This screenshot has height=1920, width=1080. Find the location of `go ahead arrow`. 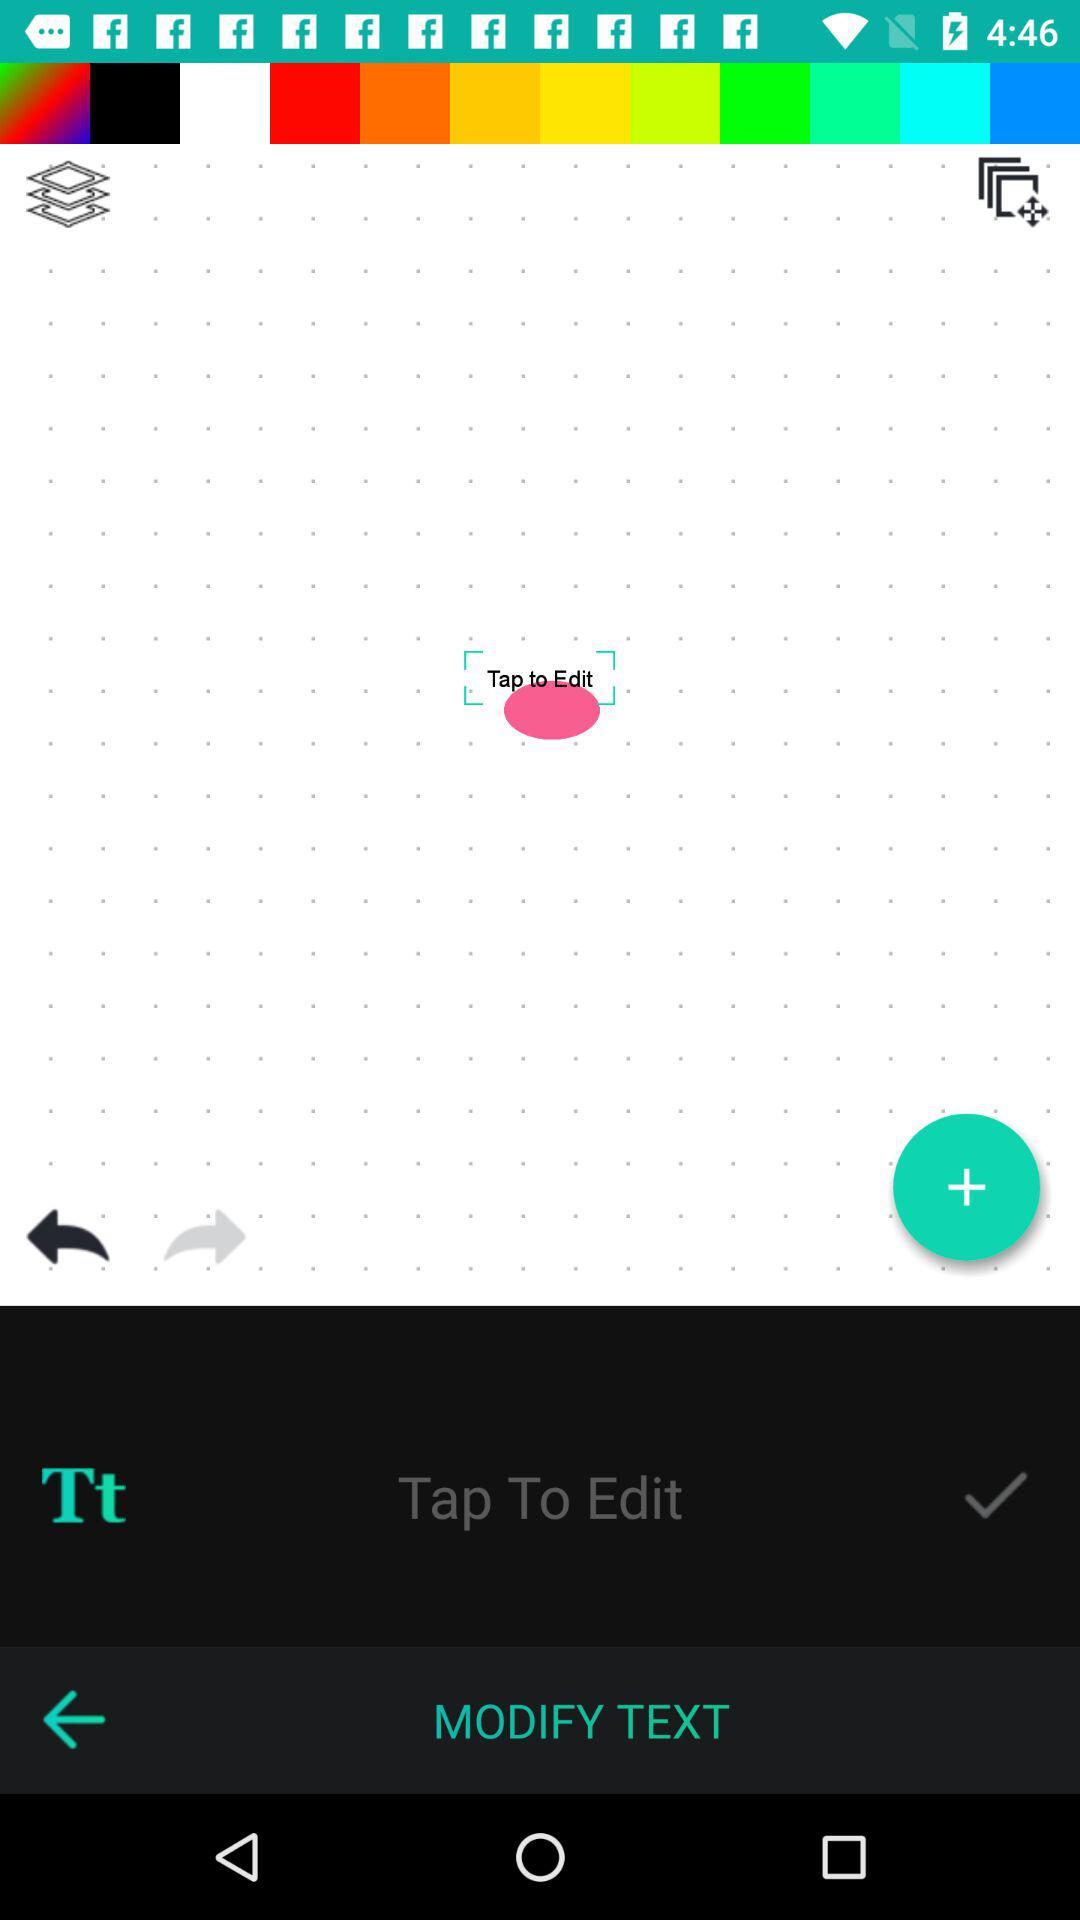

go ahead arrow is located at coordinates (204, 1236).